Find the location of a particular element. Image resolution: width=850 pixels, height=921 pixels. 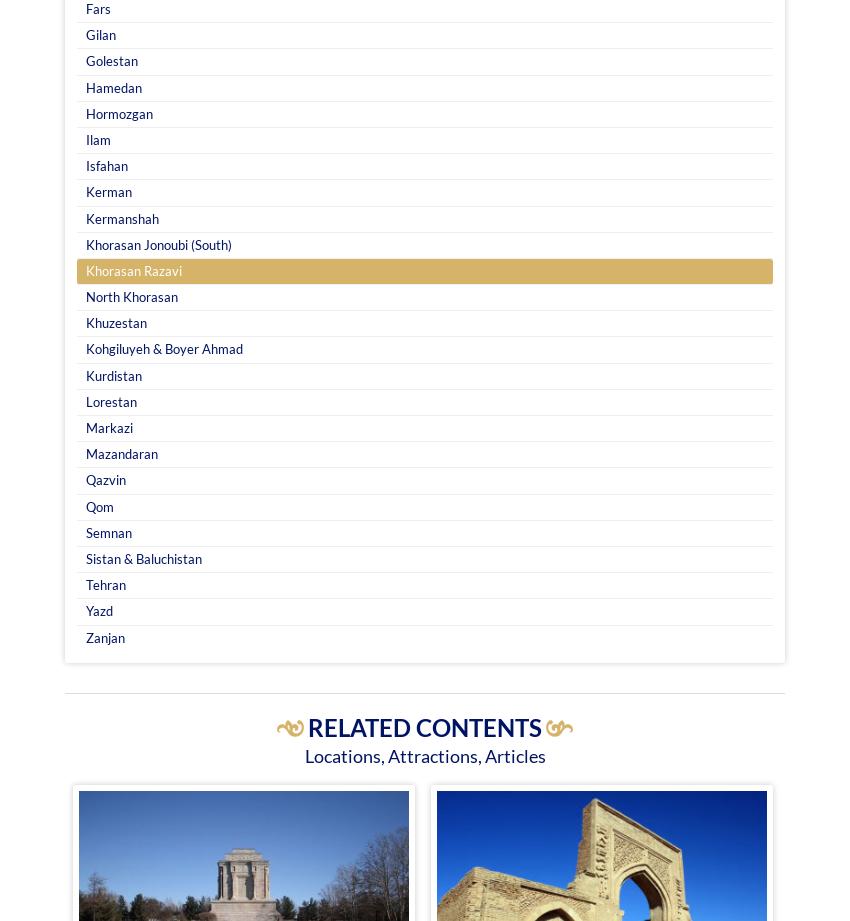

'Qom' is located at coordinates (98, 504).